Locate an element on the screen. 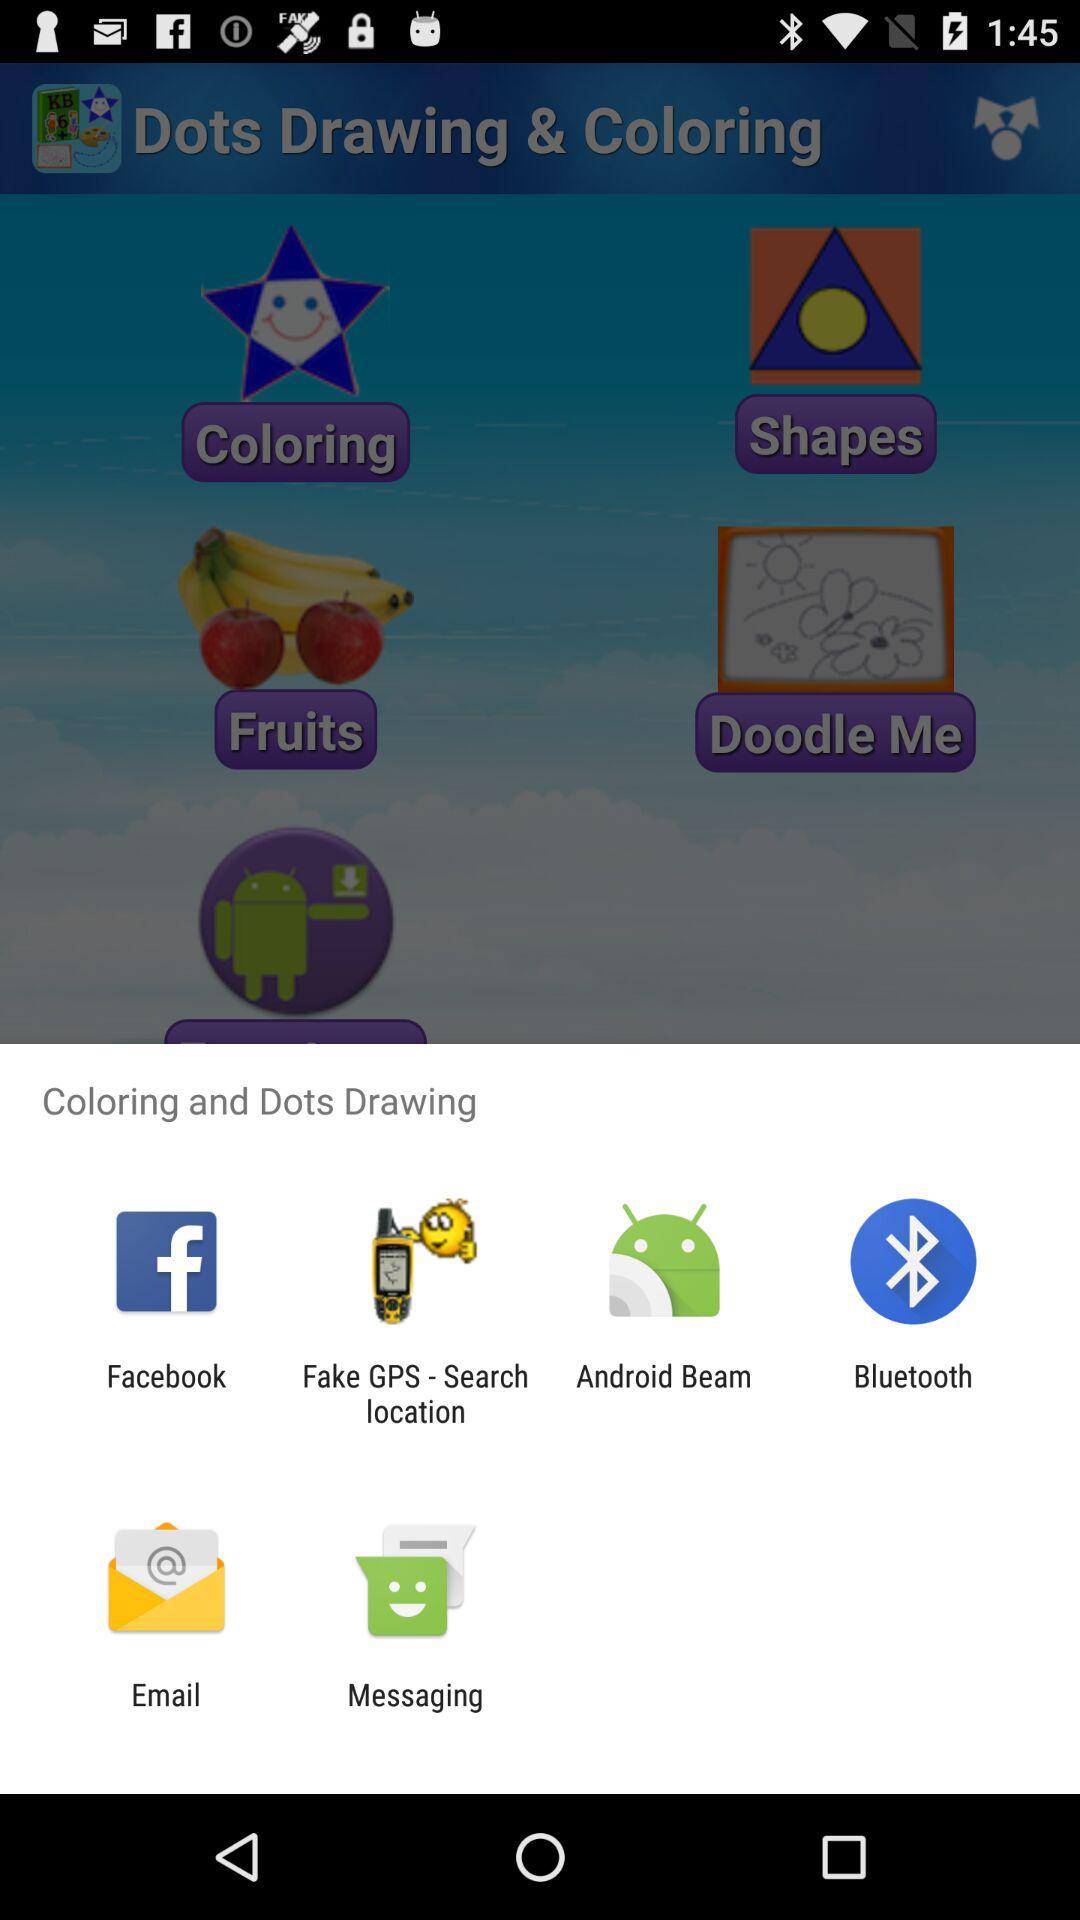  the messaging icon is located at coordinates (414, 1711).